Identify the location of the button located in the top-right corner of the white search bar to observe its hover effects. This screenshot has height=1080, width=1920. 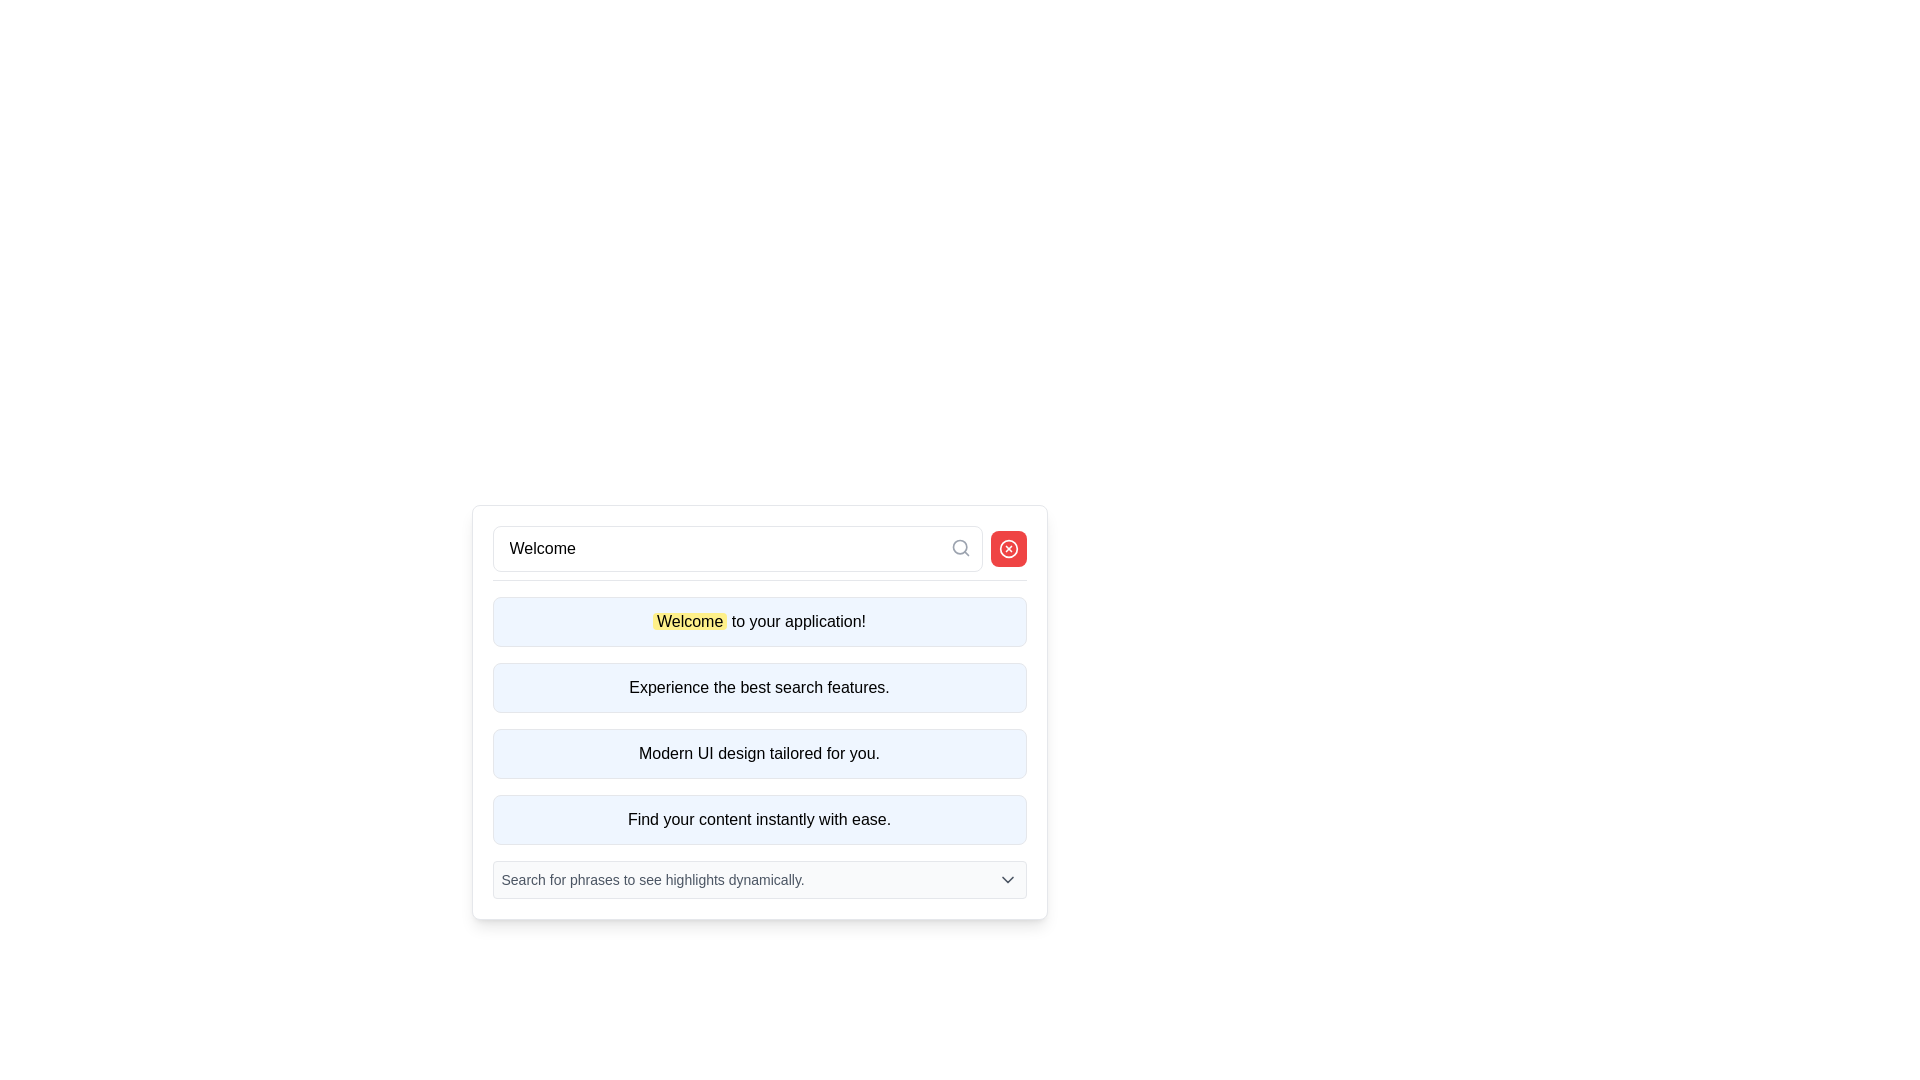
(1008, 548).